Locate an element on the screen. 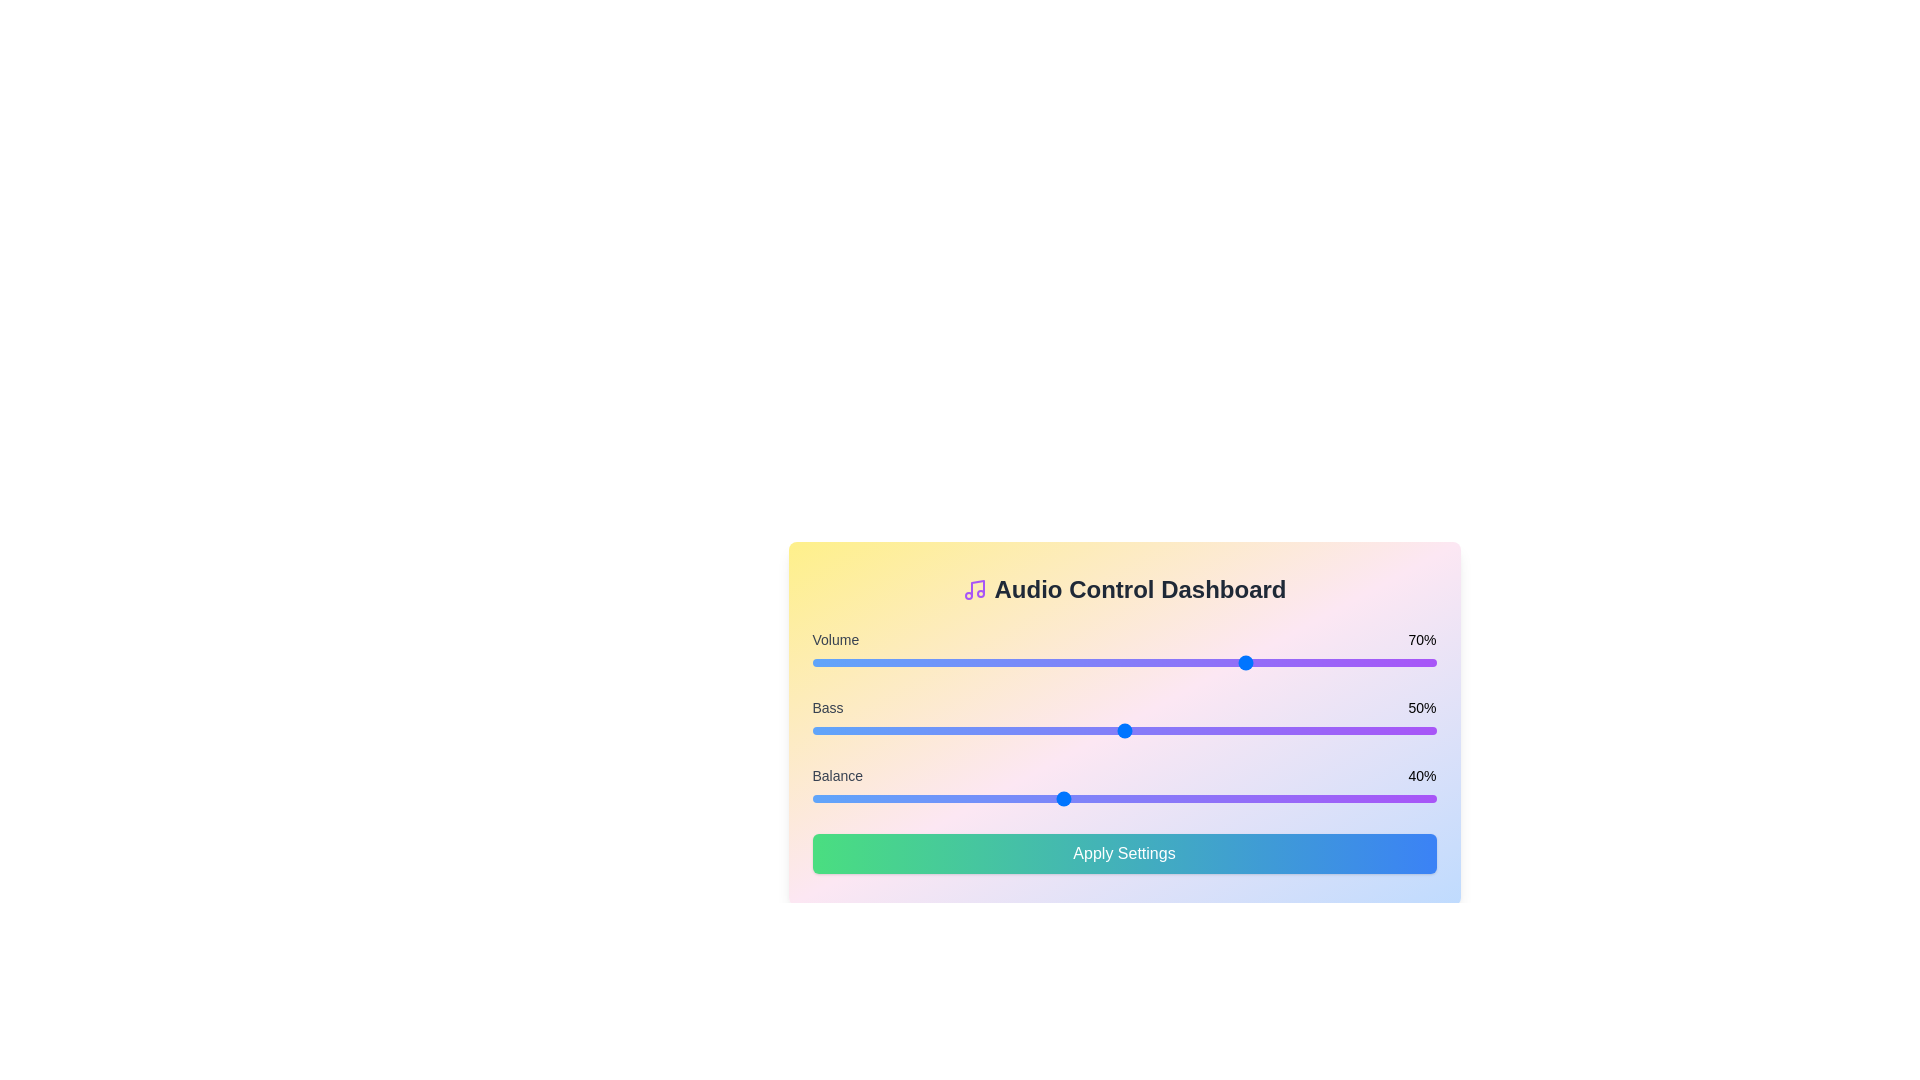  the text label displaying '70%' that indicates the value of the volume slider in the 'Audio Control Dashboard' is located at coordinates (1421, 640).